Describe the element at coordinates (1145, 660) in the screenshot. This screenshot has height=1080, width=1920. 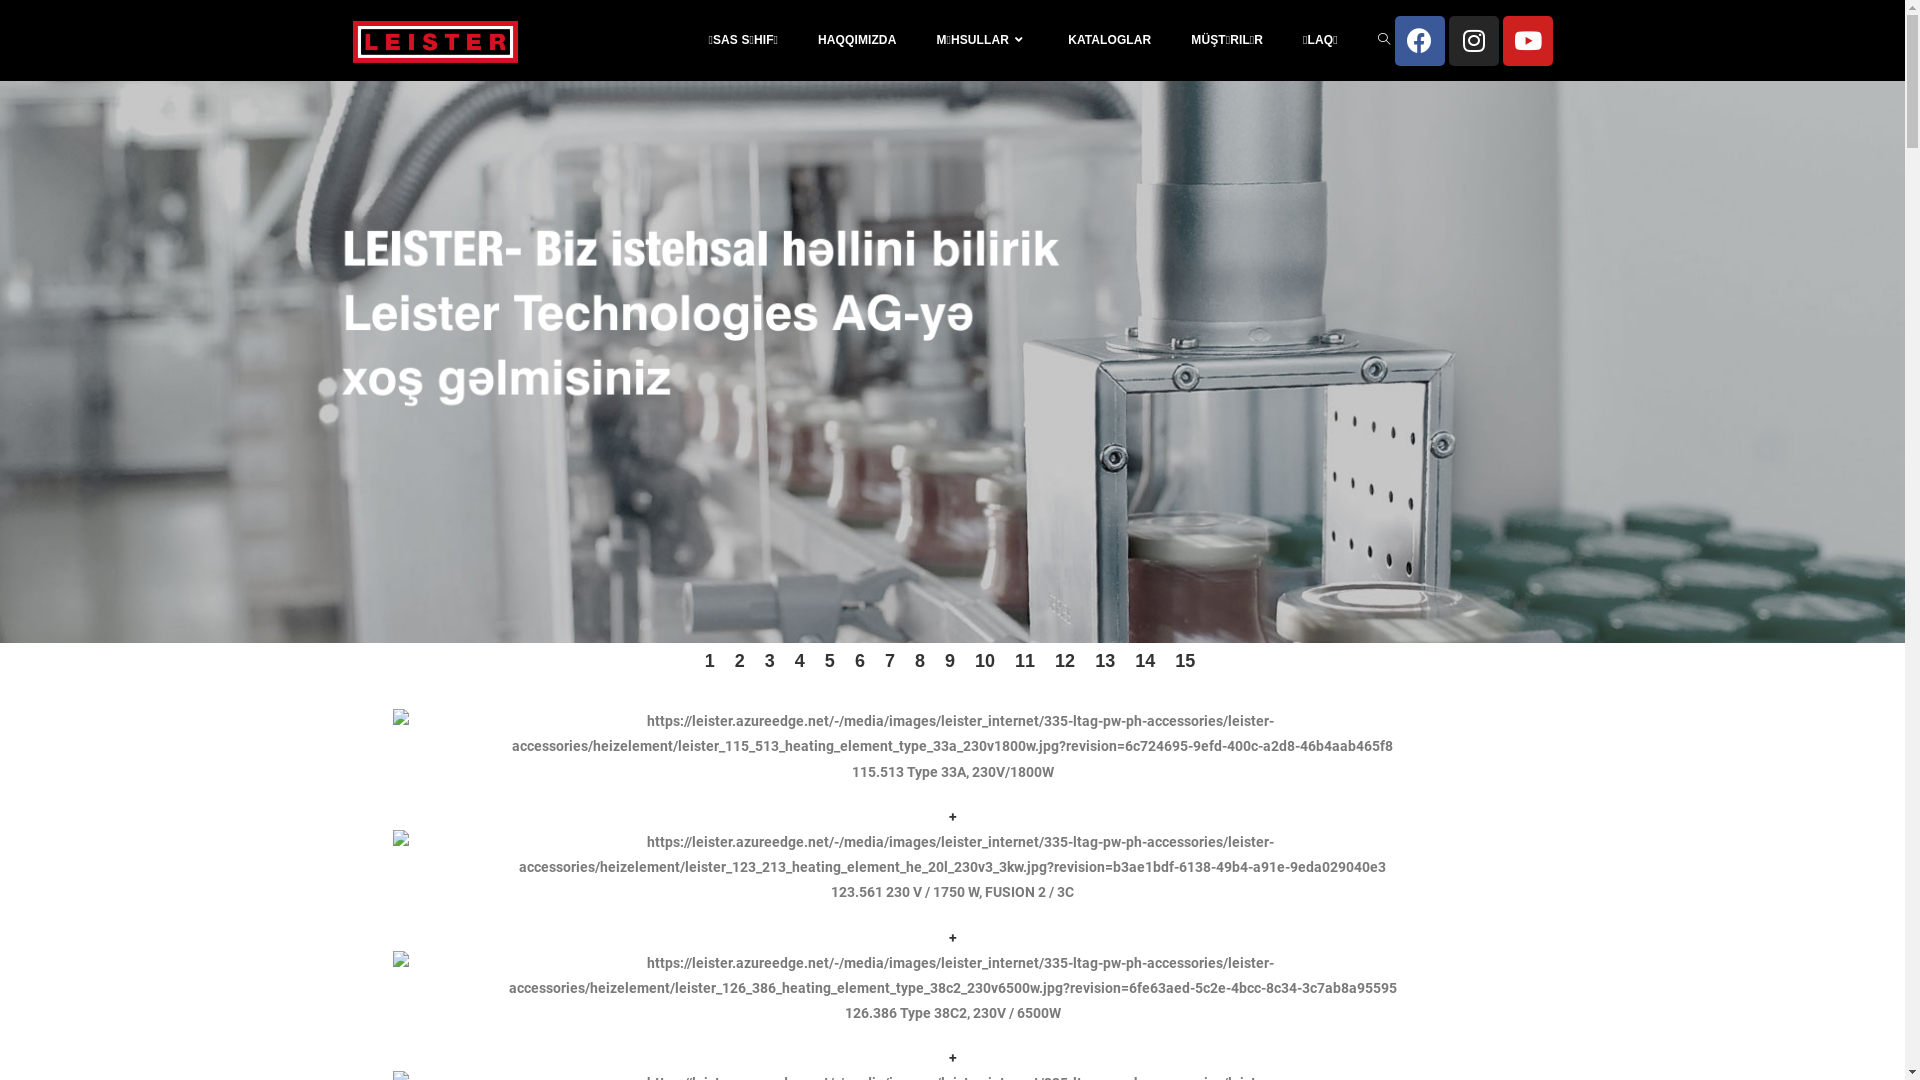
I see `'14'` at that location.